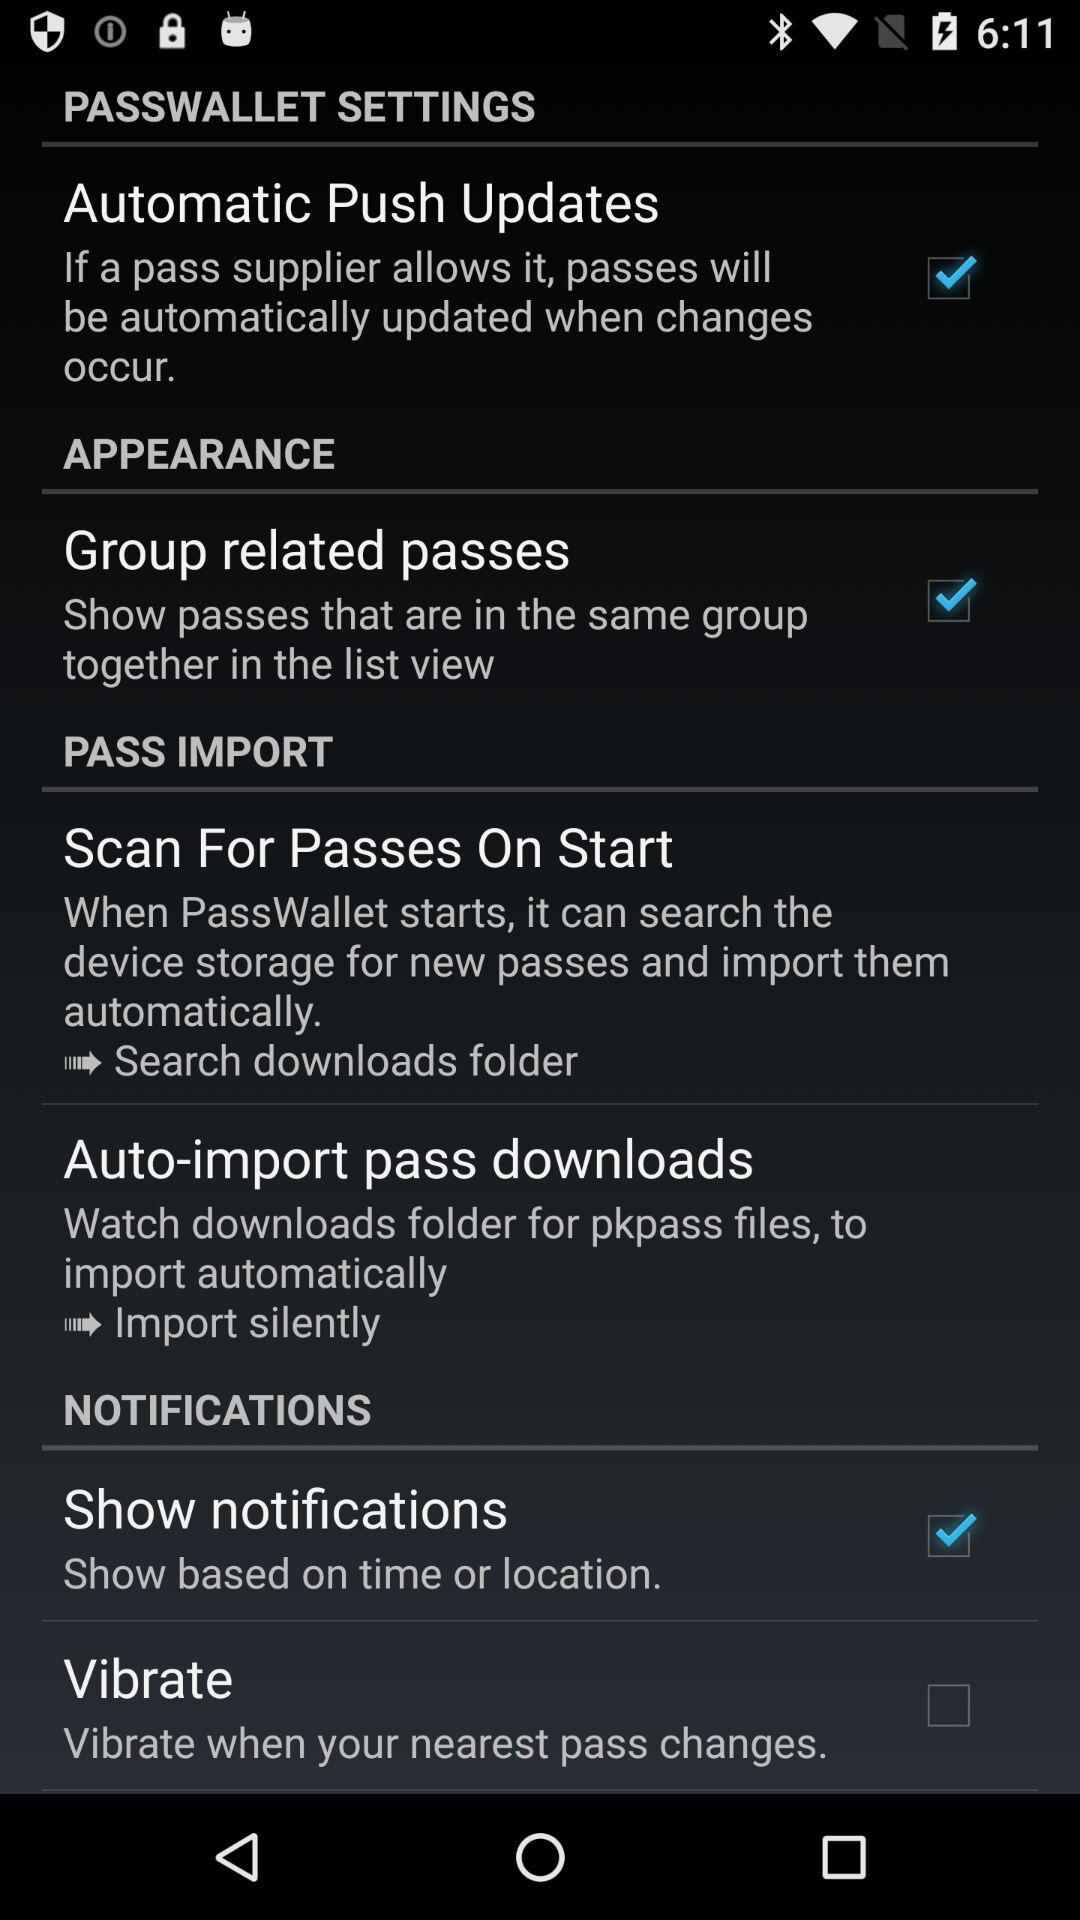  I want to click on item above the appearance, so click(463, 314).